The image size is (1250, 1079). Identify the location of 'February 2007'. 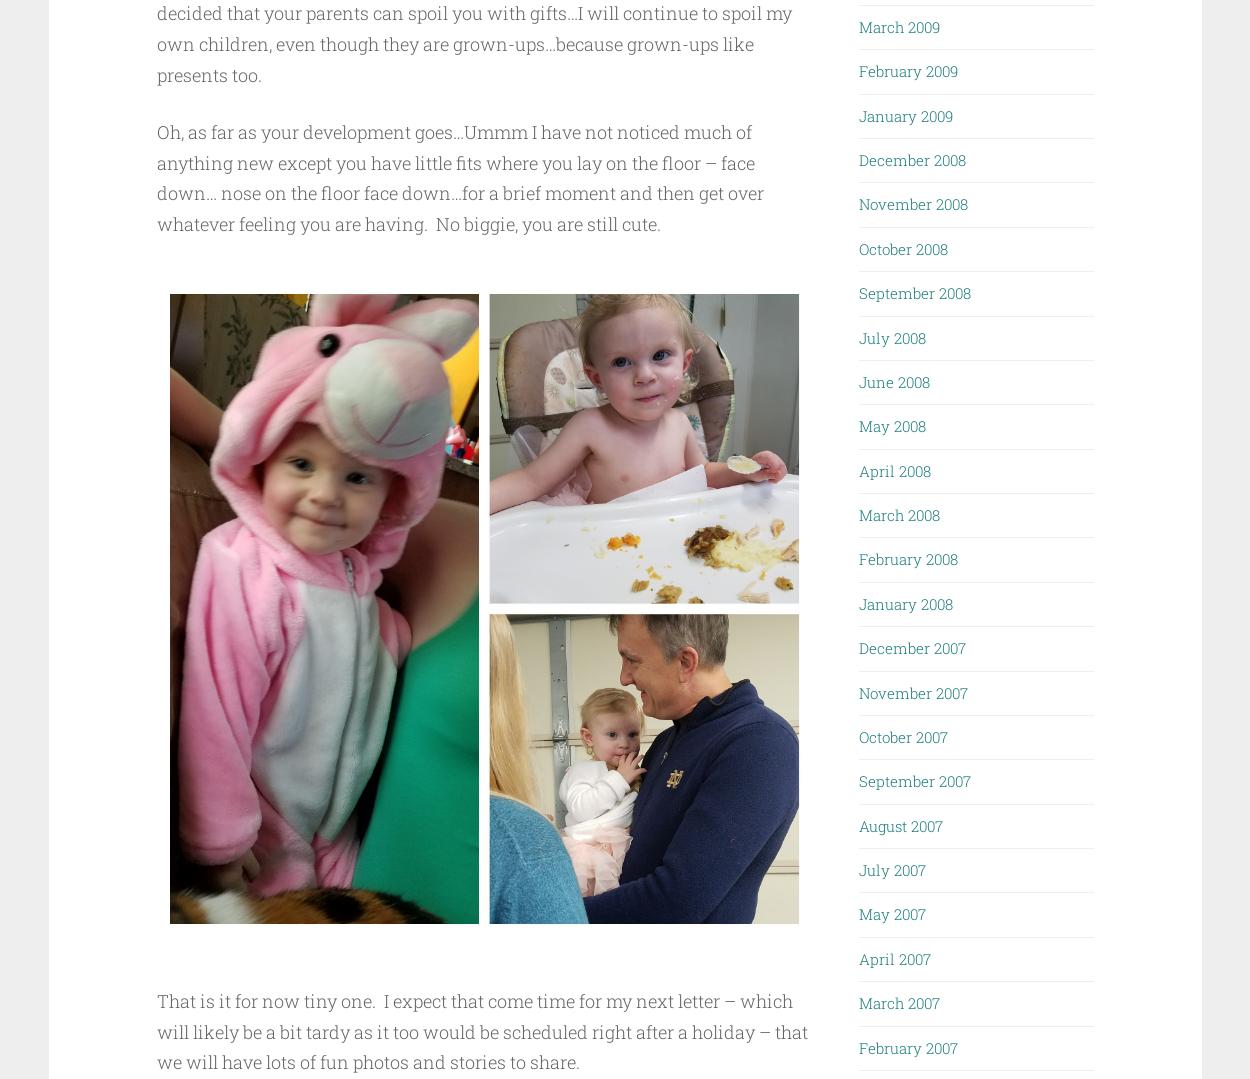
(908, 1045).